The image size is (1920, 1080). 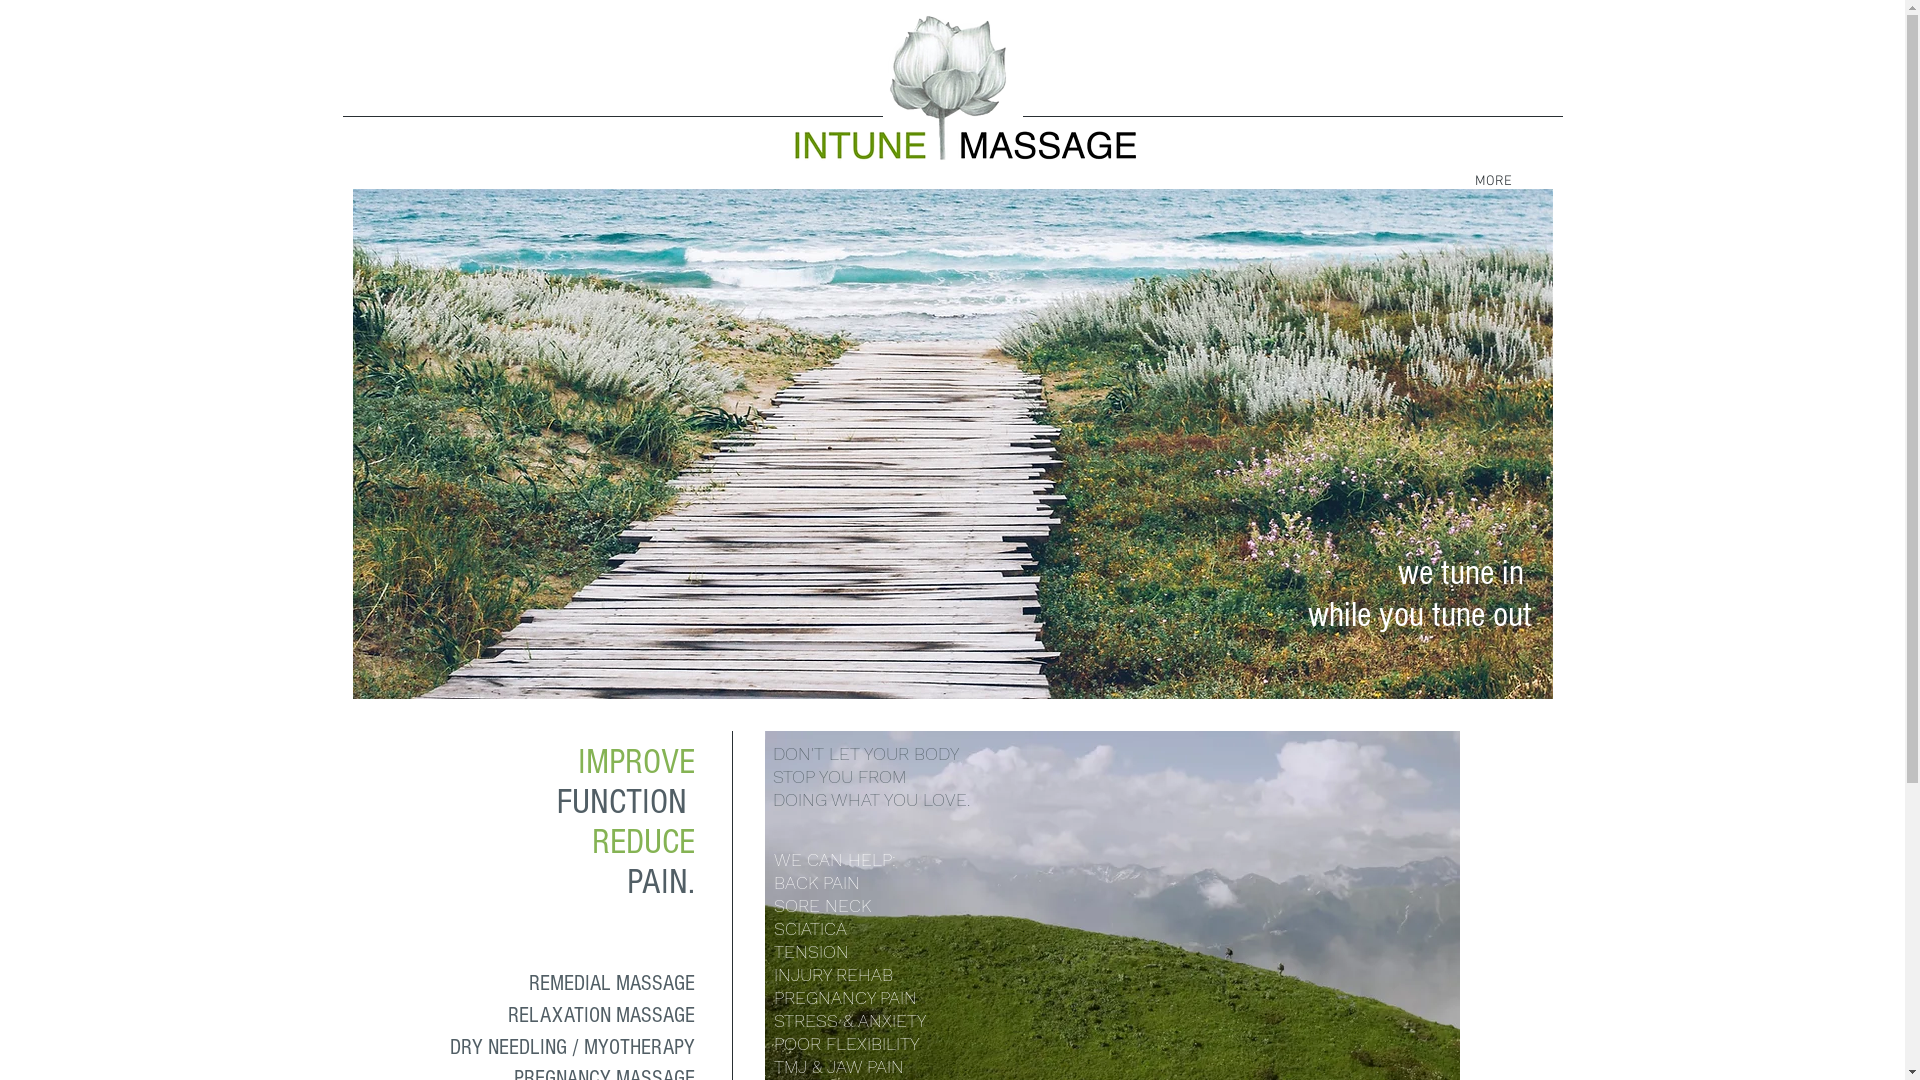 What do you see at coordinates (1482, 613) in the screenshot?
I see `'tune out'` at bounding box center [1482, 613].